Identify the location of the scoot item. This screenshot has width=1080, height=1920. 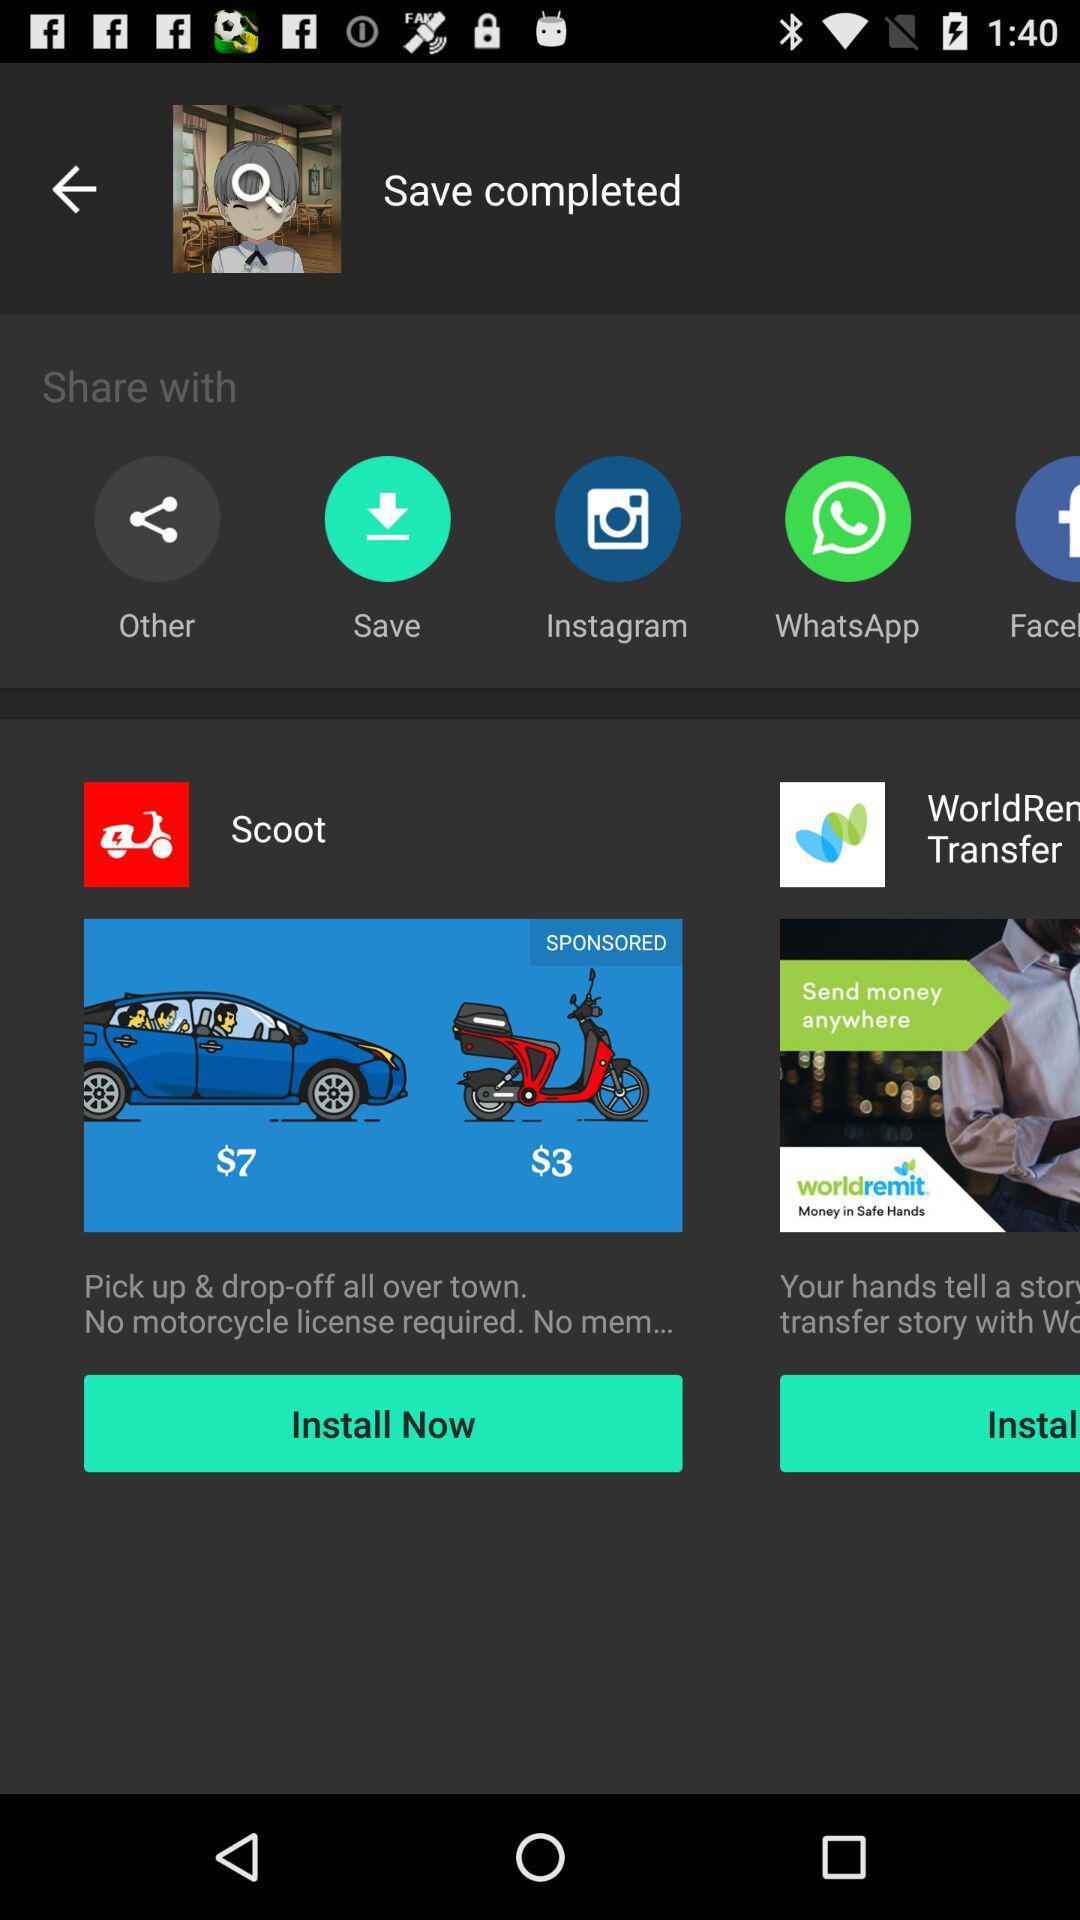
(278, 828).